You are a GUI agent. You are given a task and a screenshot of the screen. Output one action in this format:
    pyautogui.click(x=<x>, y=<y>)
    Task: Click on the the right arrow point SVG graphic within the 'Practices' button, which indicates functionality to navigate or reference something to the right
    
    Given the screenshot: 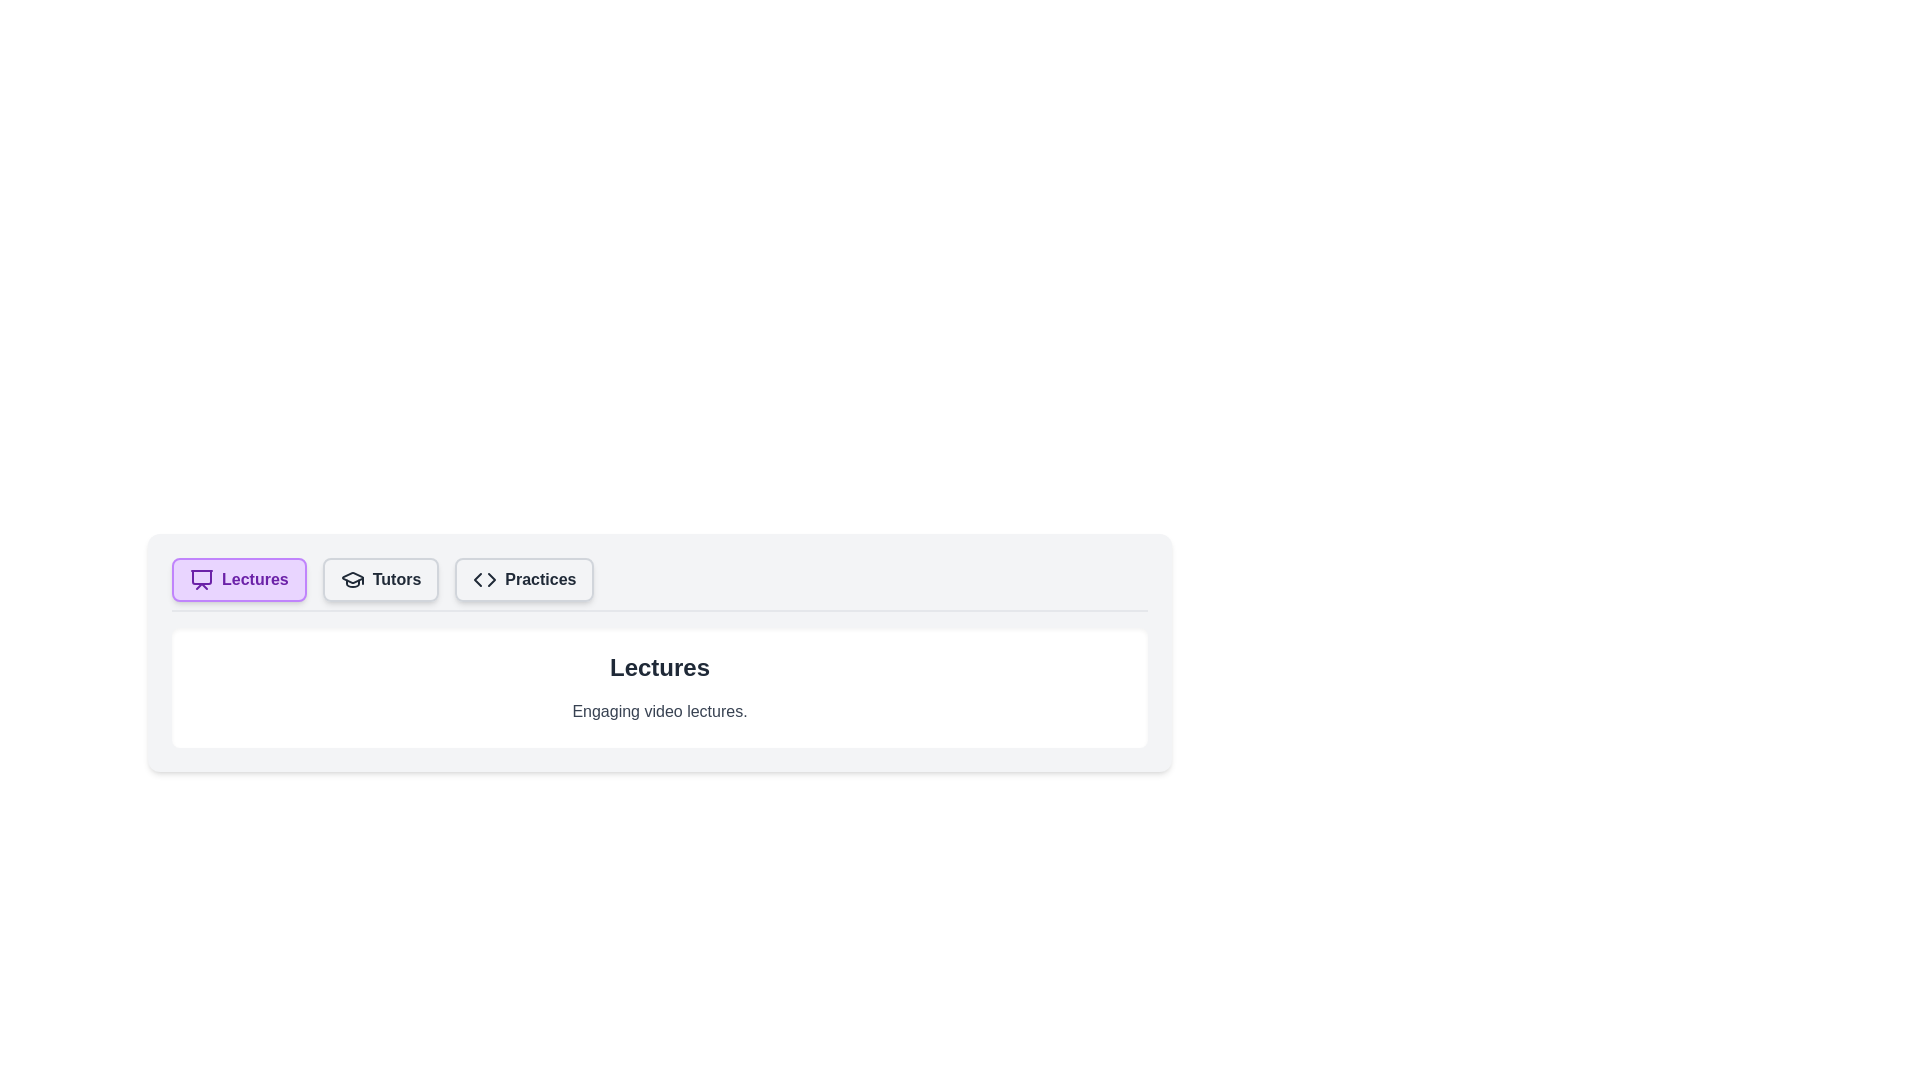 What is the action you would take?
    pyautogui.click(x=492, y=579)
    